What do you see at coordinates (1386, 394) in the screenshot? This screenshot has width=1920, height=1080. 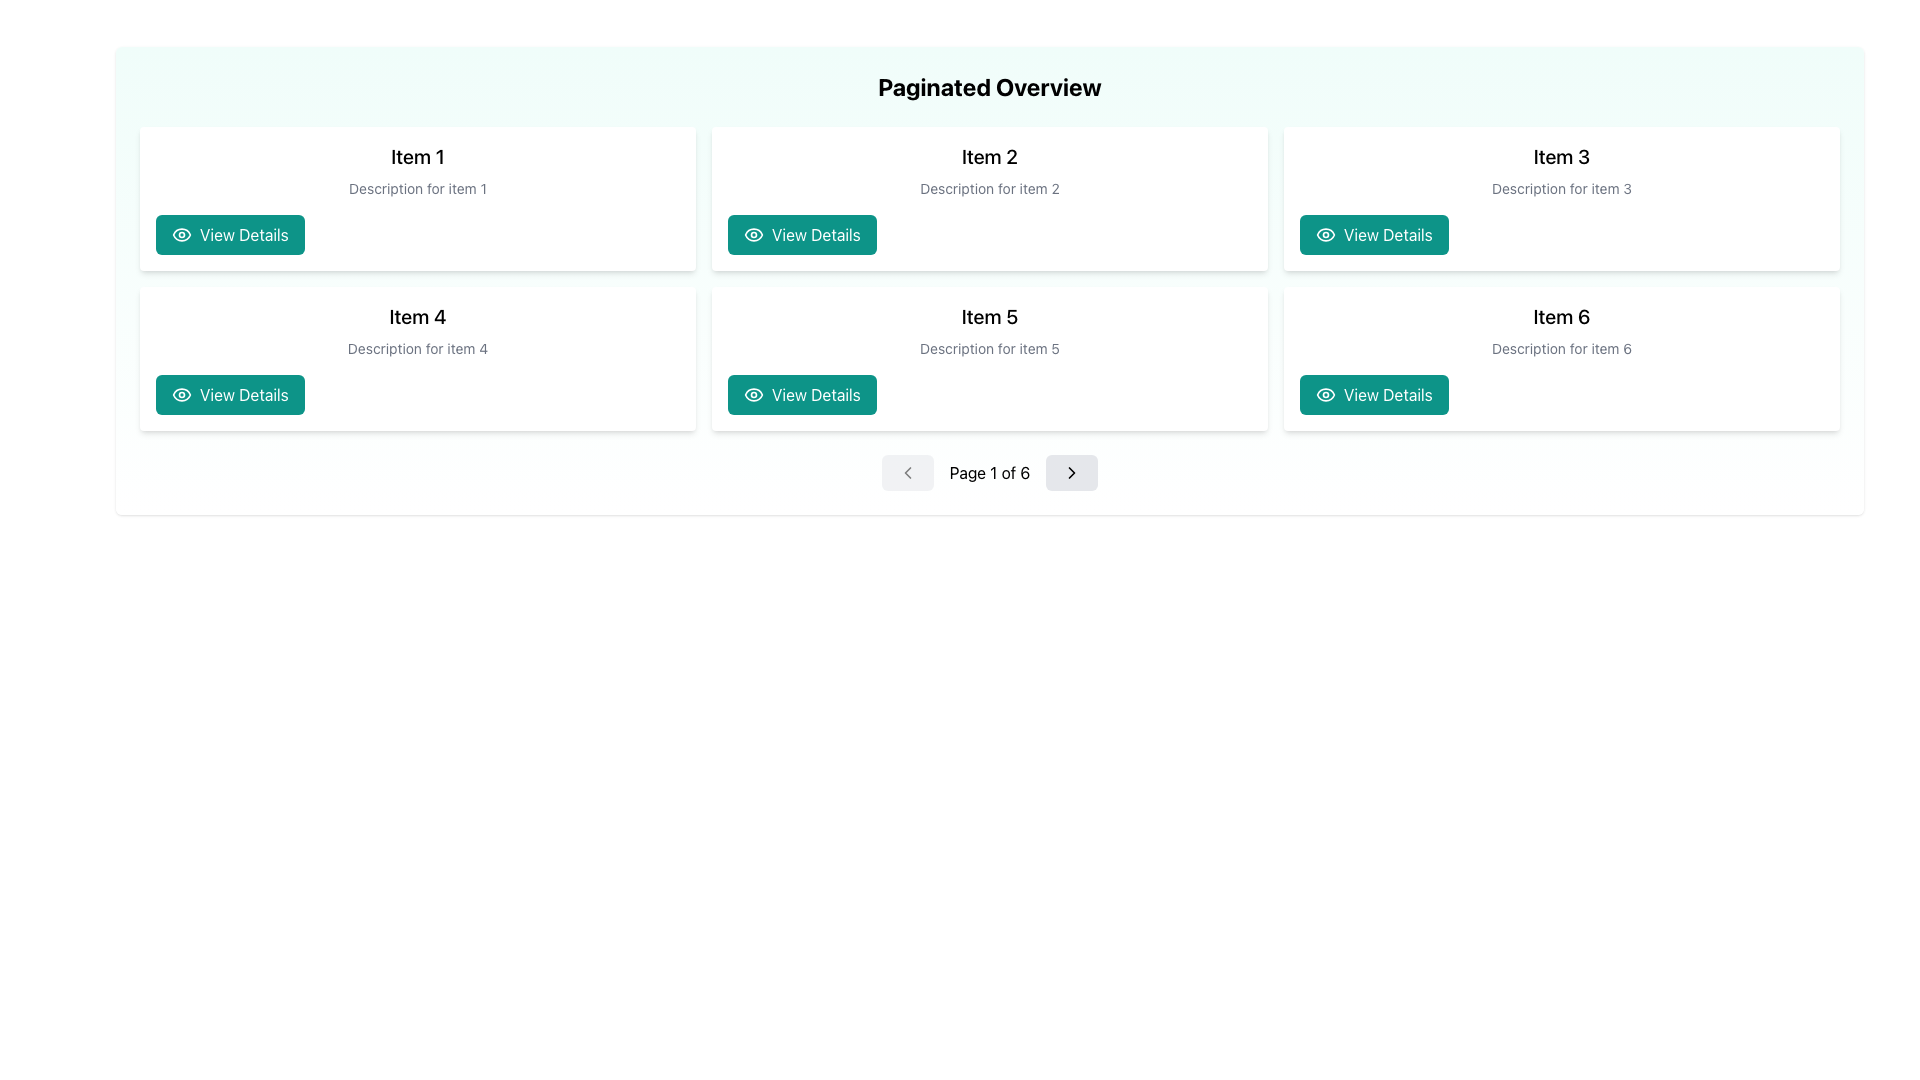 I see `the button containing the text label in the bottom-right card labeled 'Item 6' to provide more detailed information about the associated item` at bounding box center [1386, 394].